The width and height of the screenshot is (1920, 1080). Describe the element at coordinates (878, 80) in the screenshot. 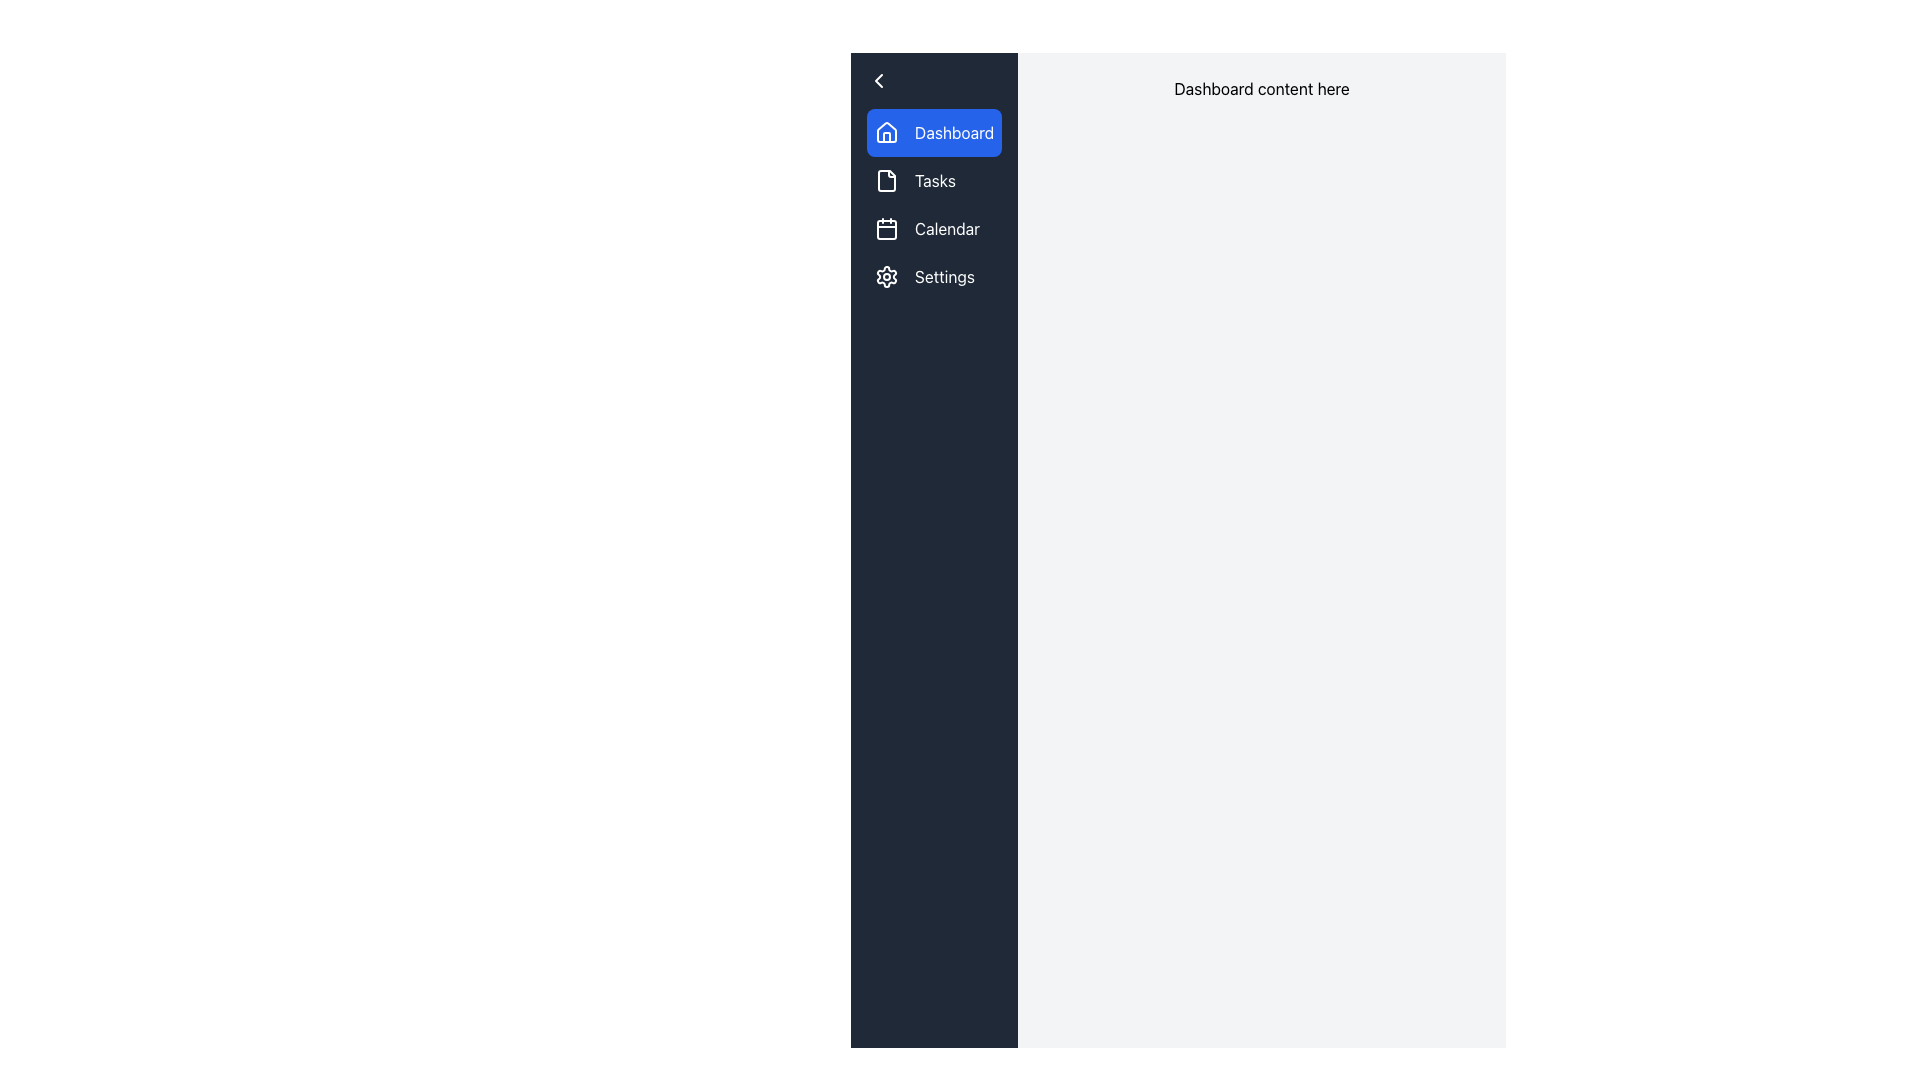

I see `the left-pointing chevron icon button in the top left corner of the sidebar` at that location.